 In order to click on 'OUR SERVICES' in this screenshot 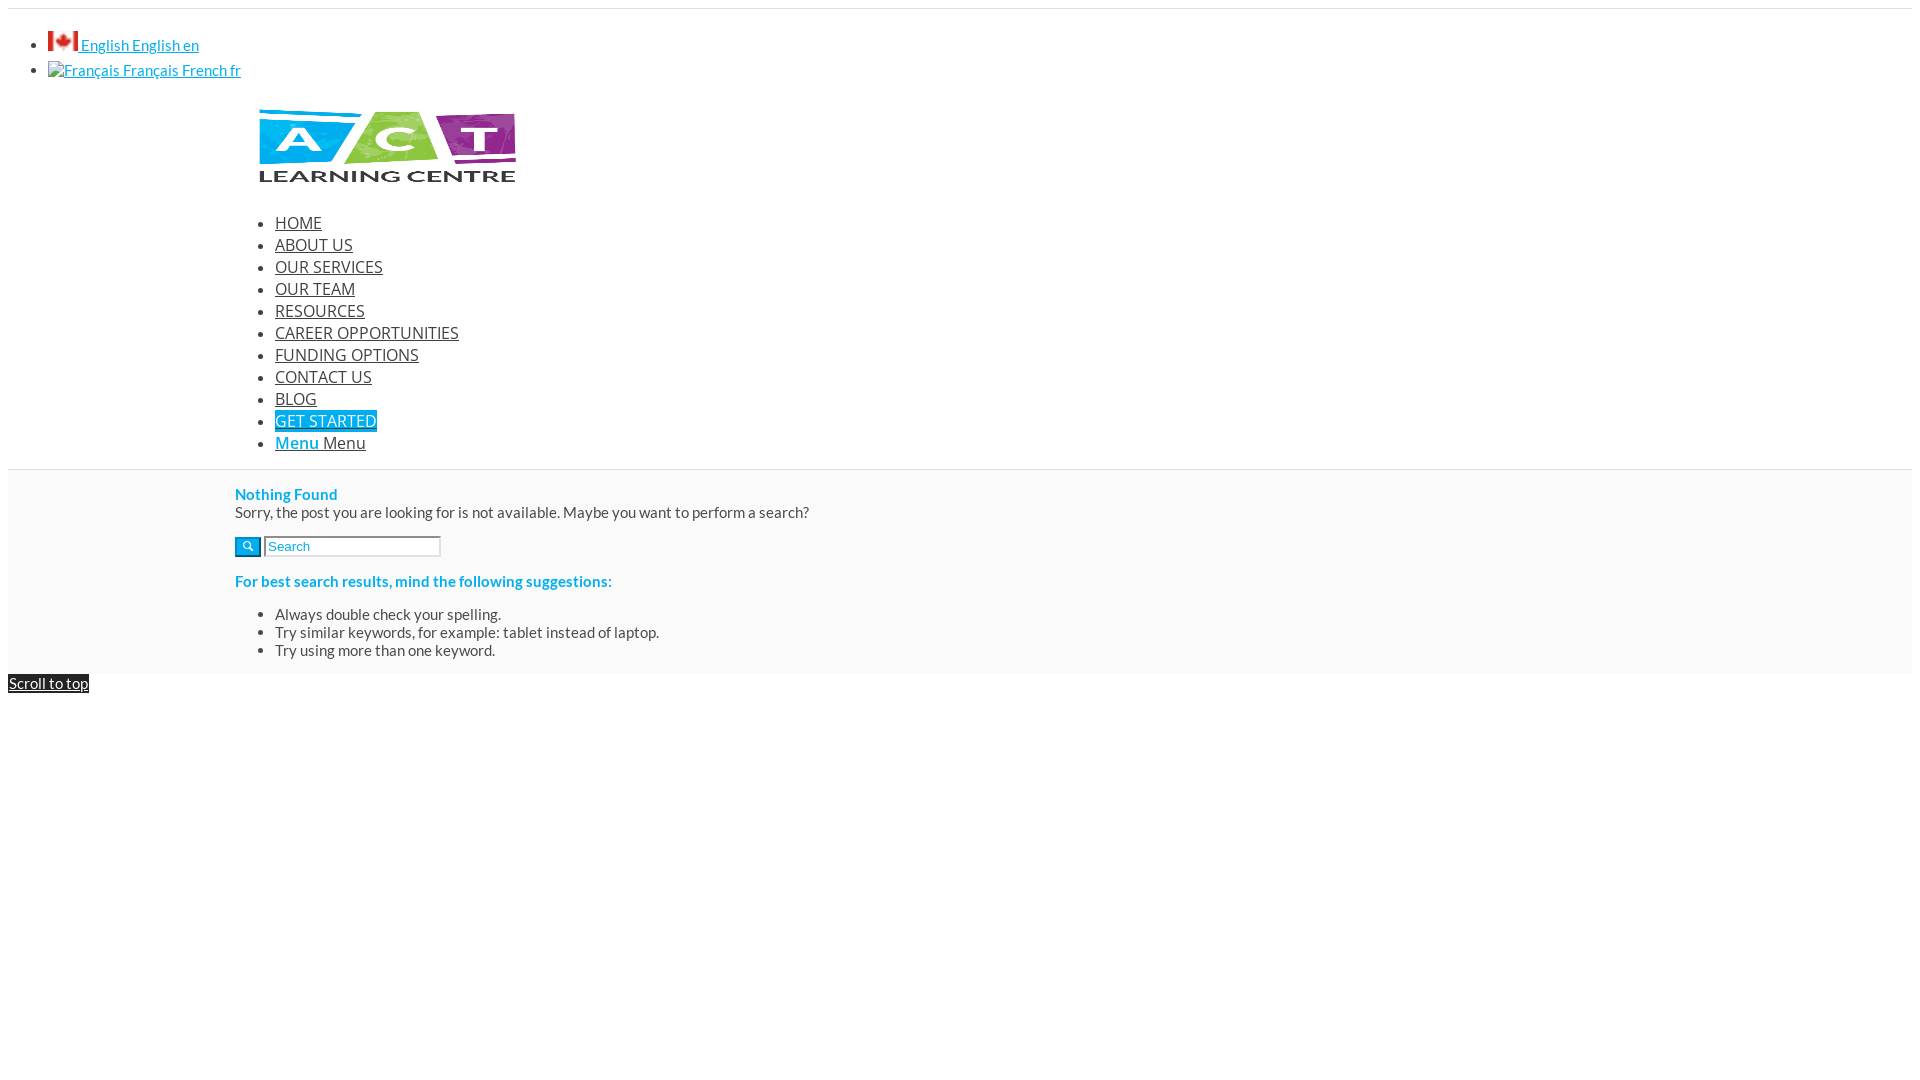, I will do `click(273, 265)`.